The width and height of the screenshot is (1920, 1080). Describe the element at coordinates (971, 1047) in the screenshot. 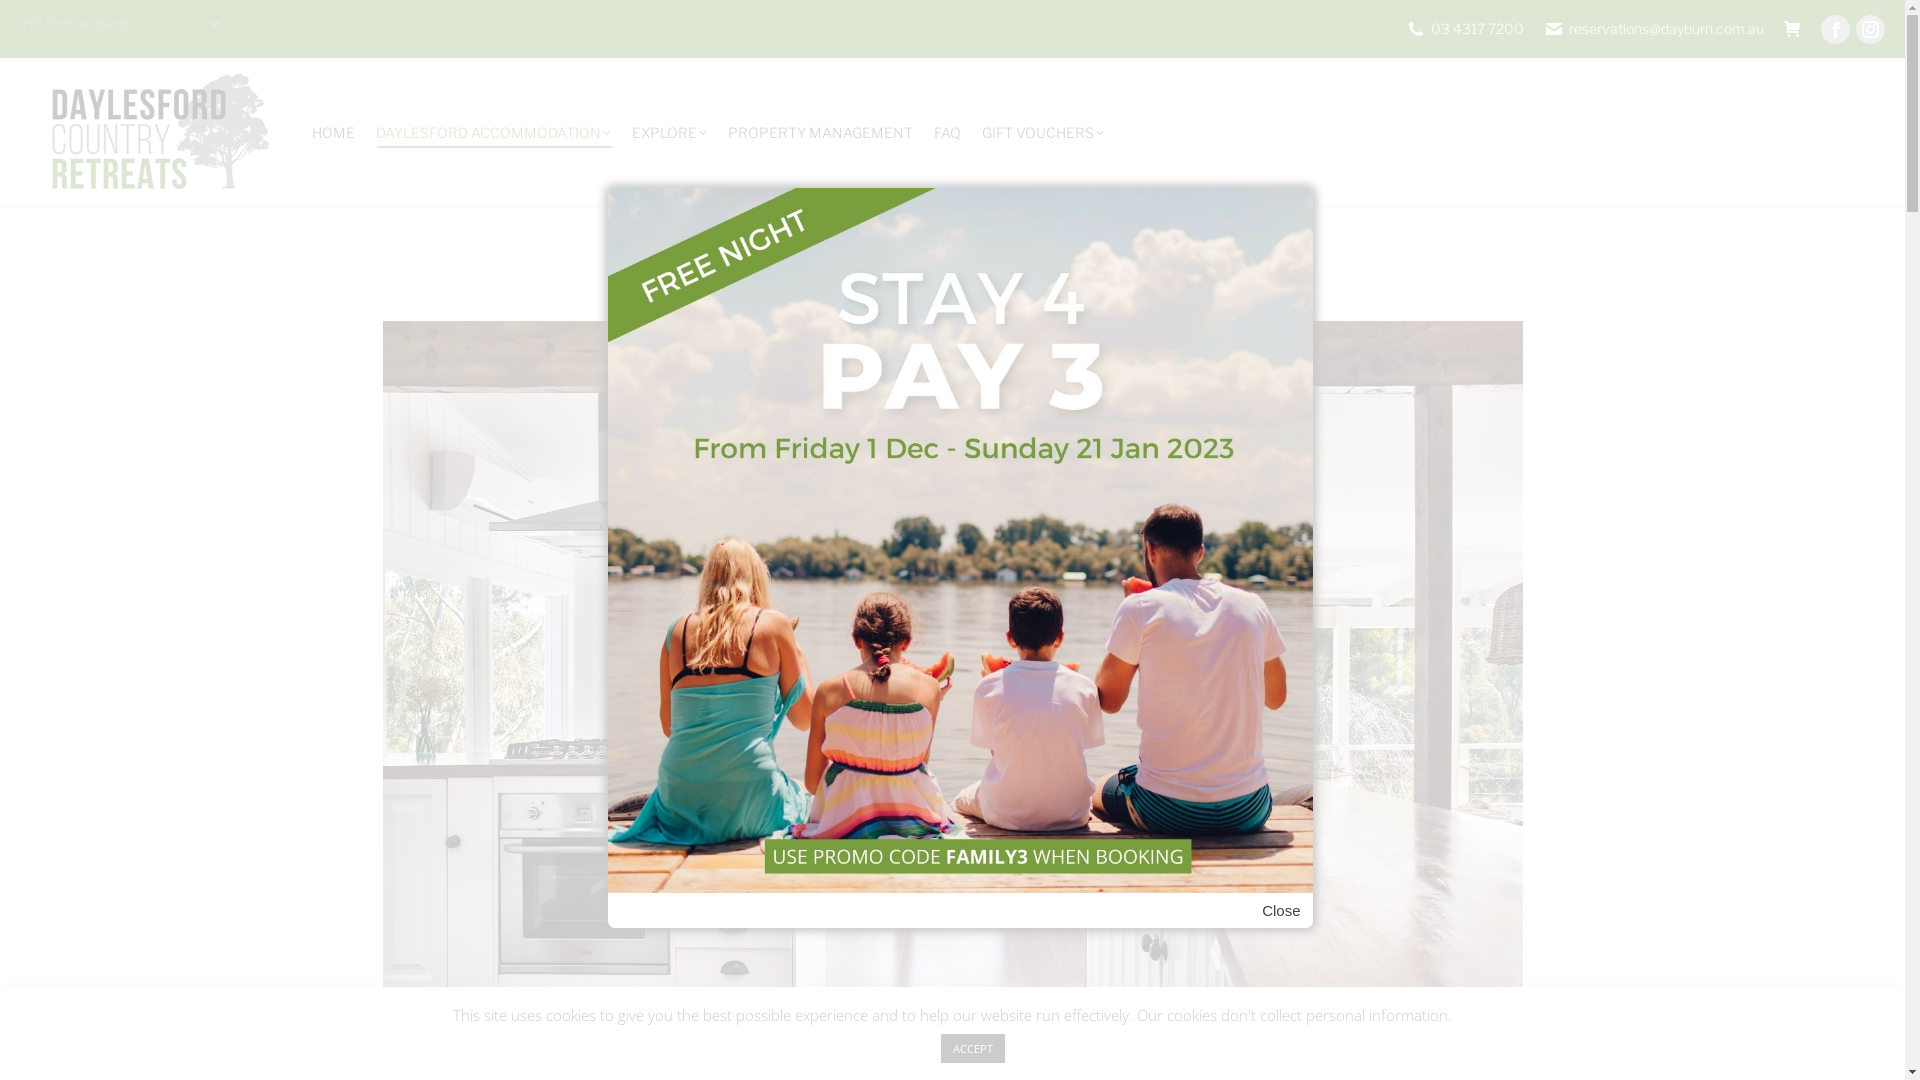

I see `'ACCEPT'` at that location.